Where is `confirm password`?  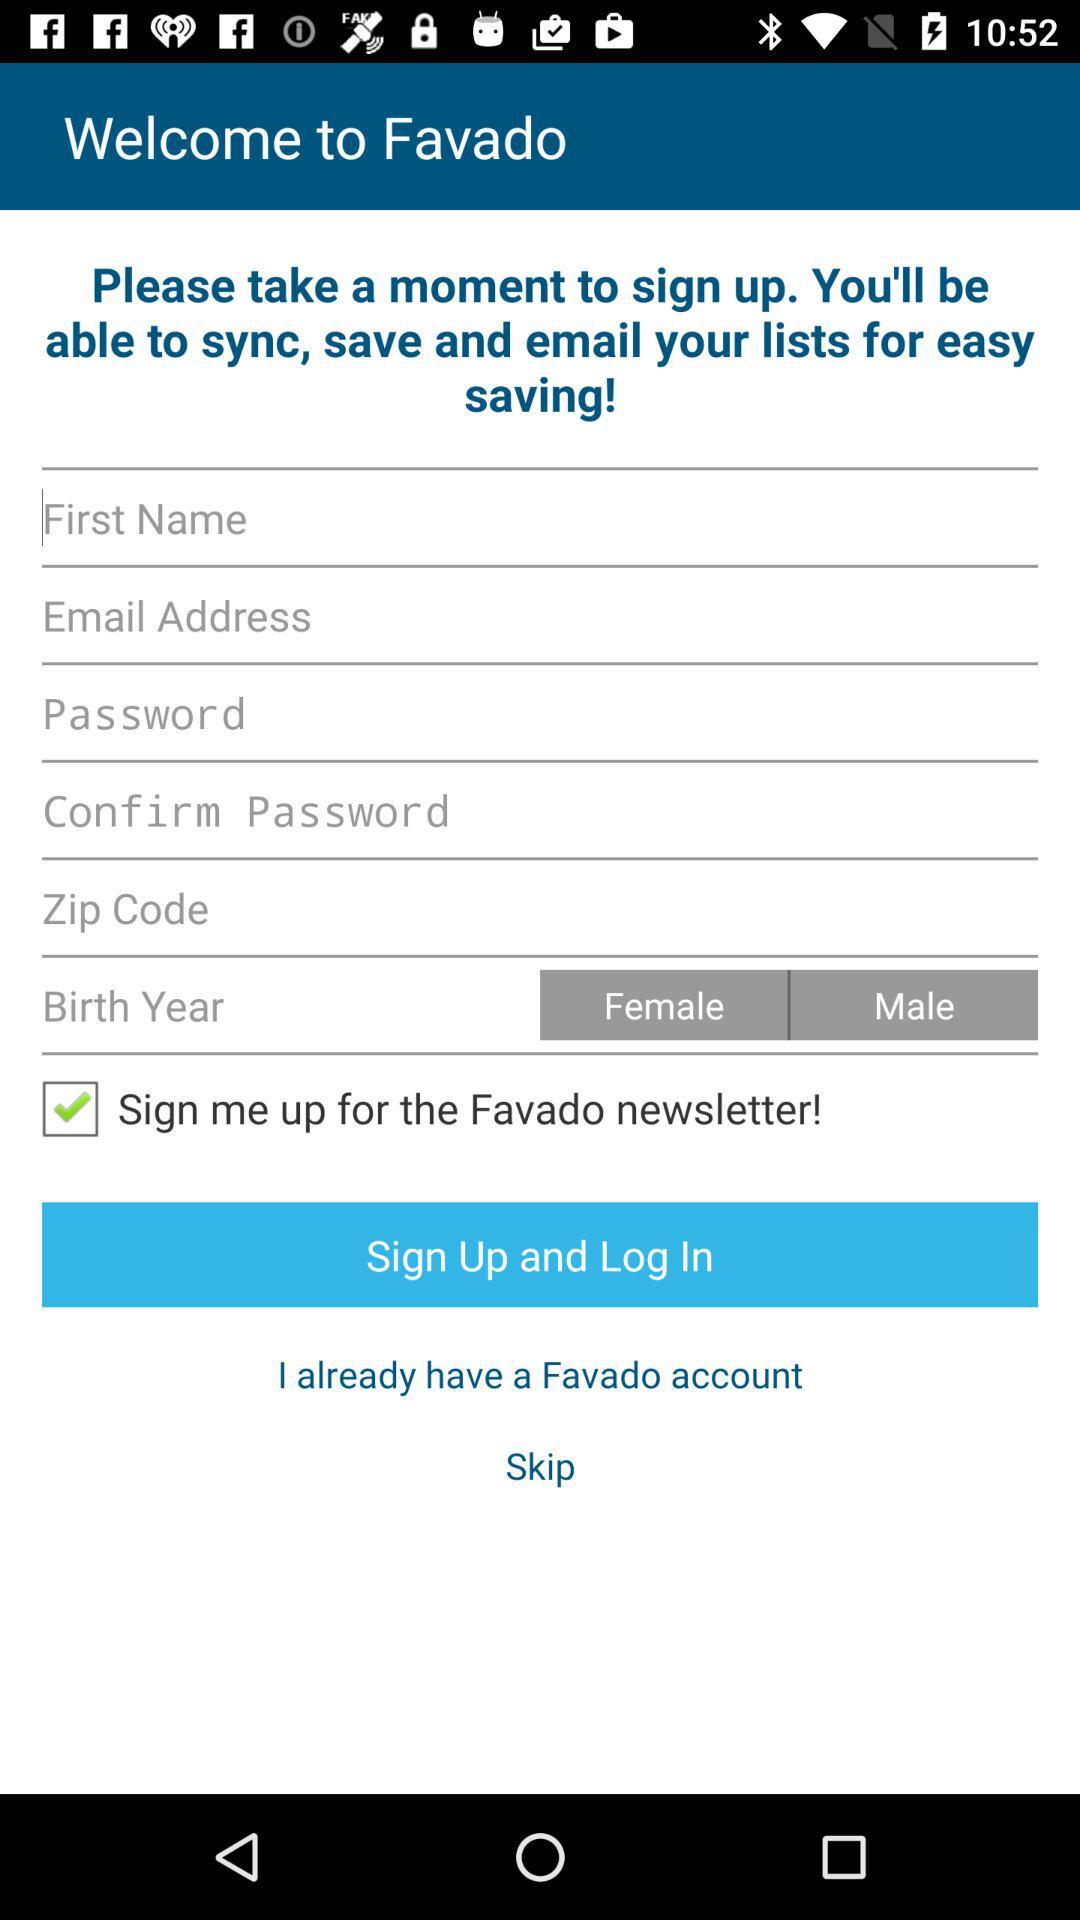 confirm password is located at coordinates (540, 810).